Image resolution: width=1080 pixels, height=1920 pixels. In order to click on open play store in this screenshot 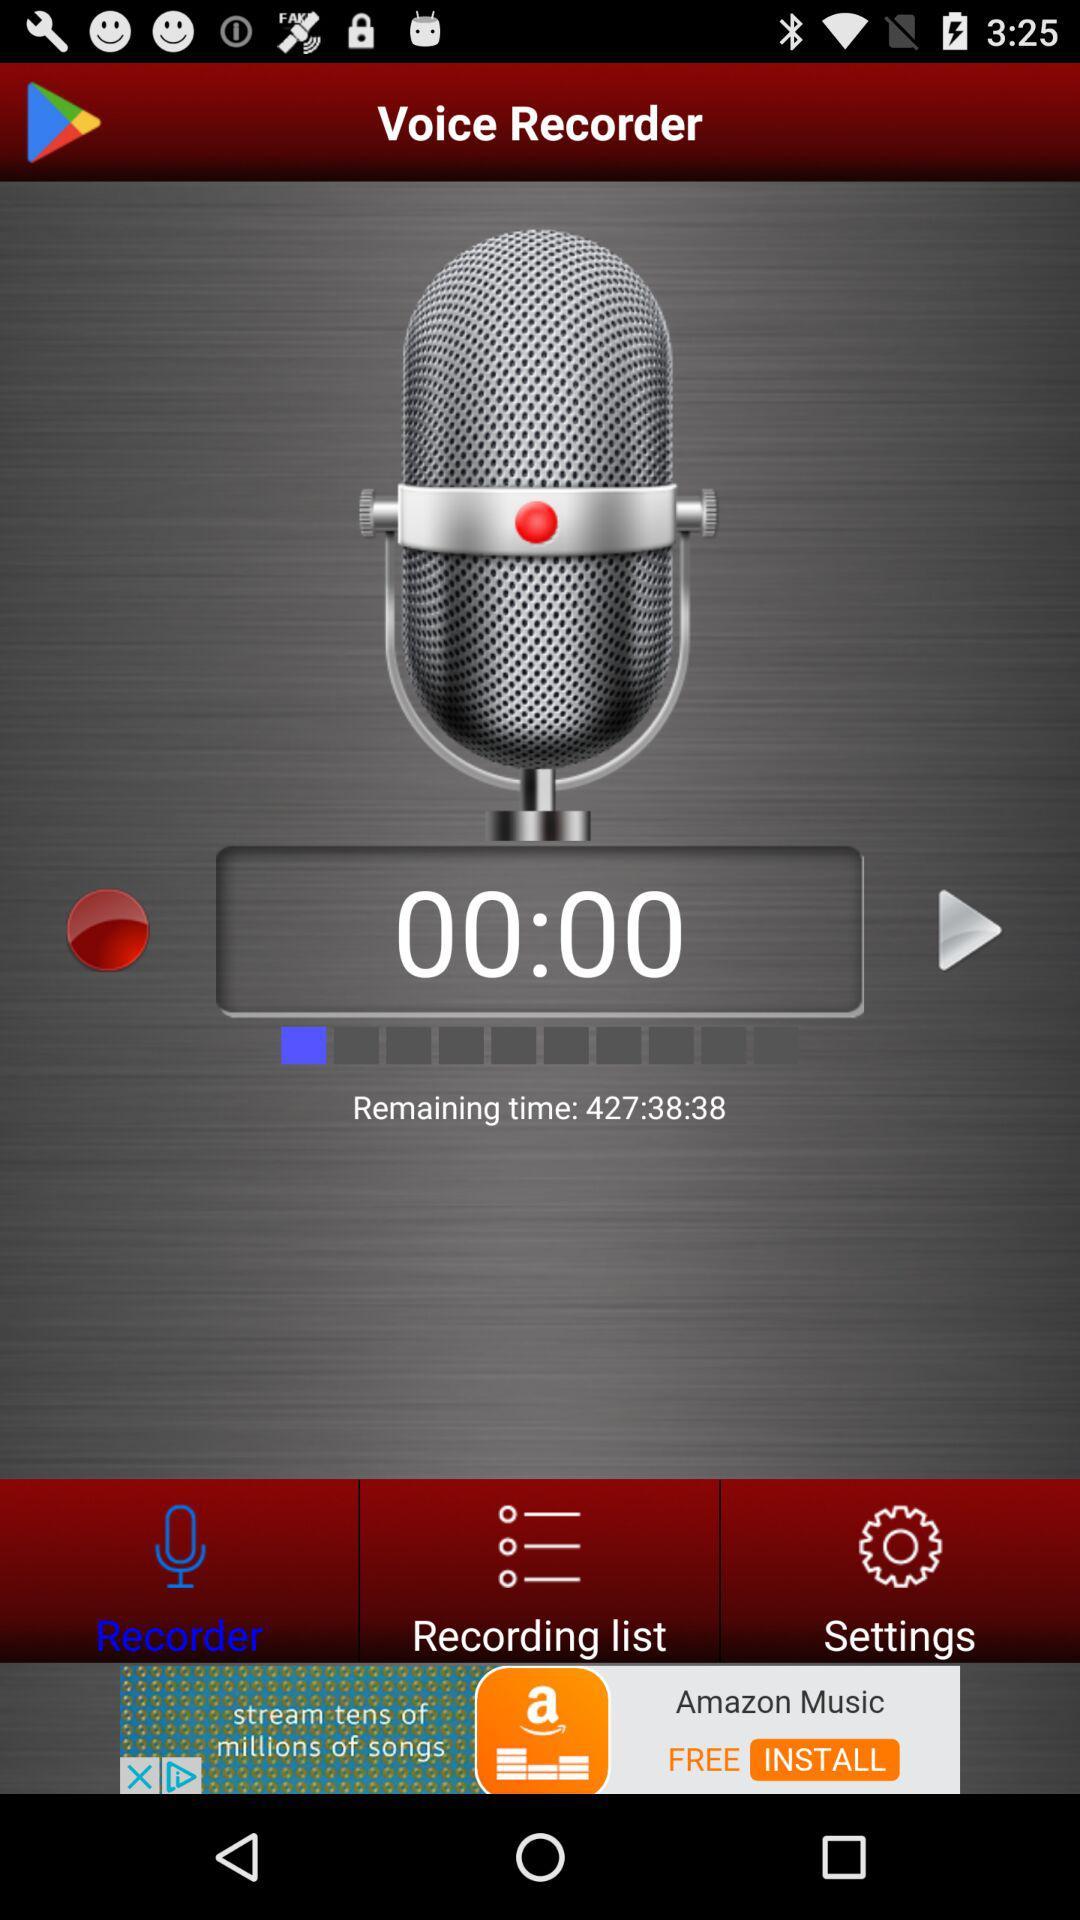, I will do `click(61, 121)`.